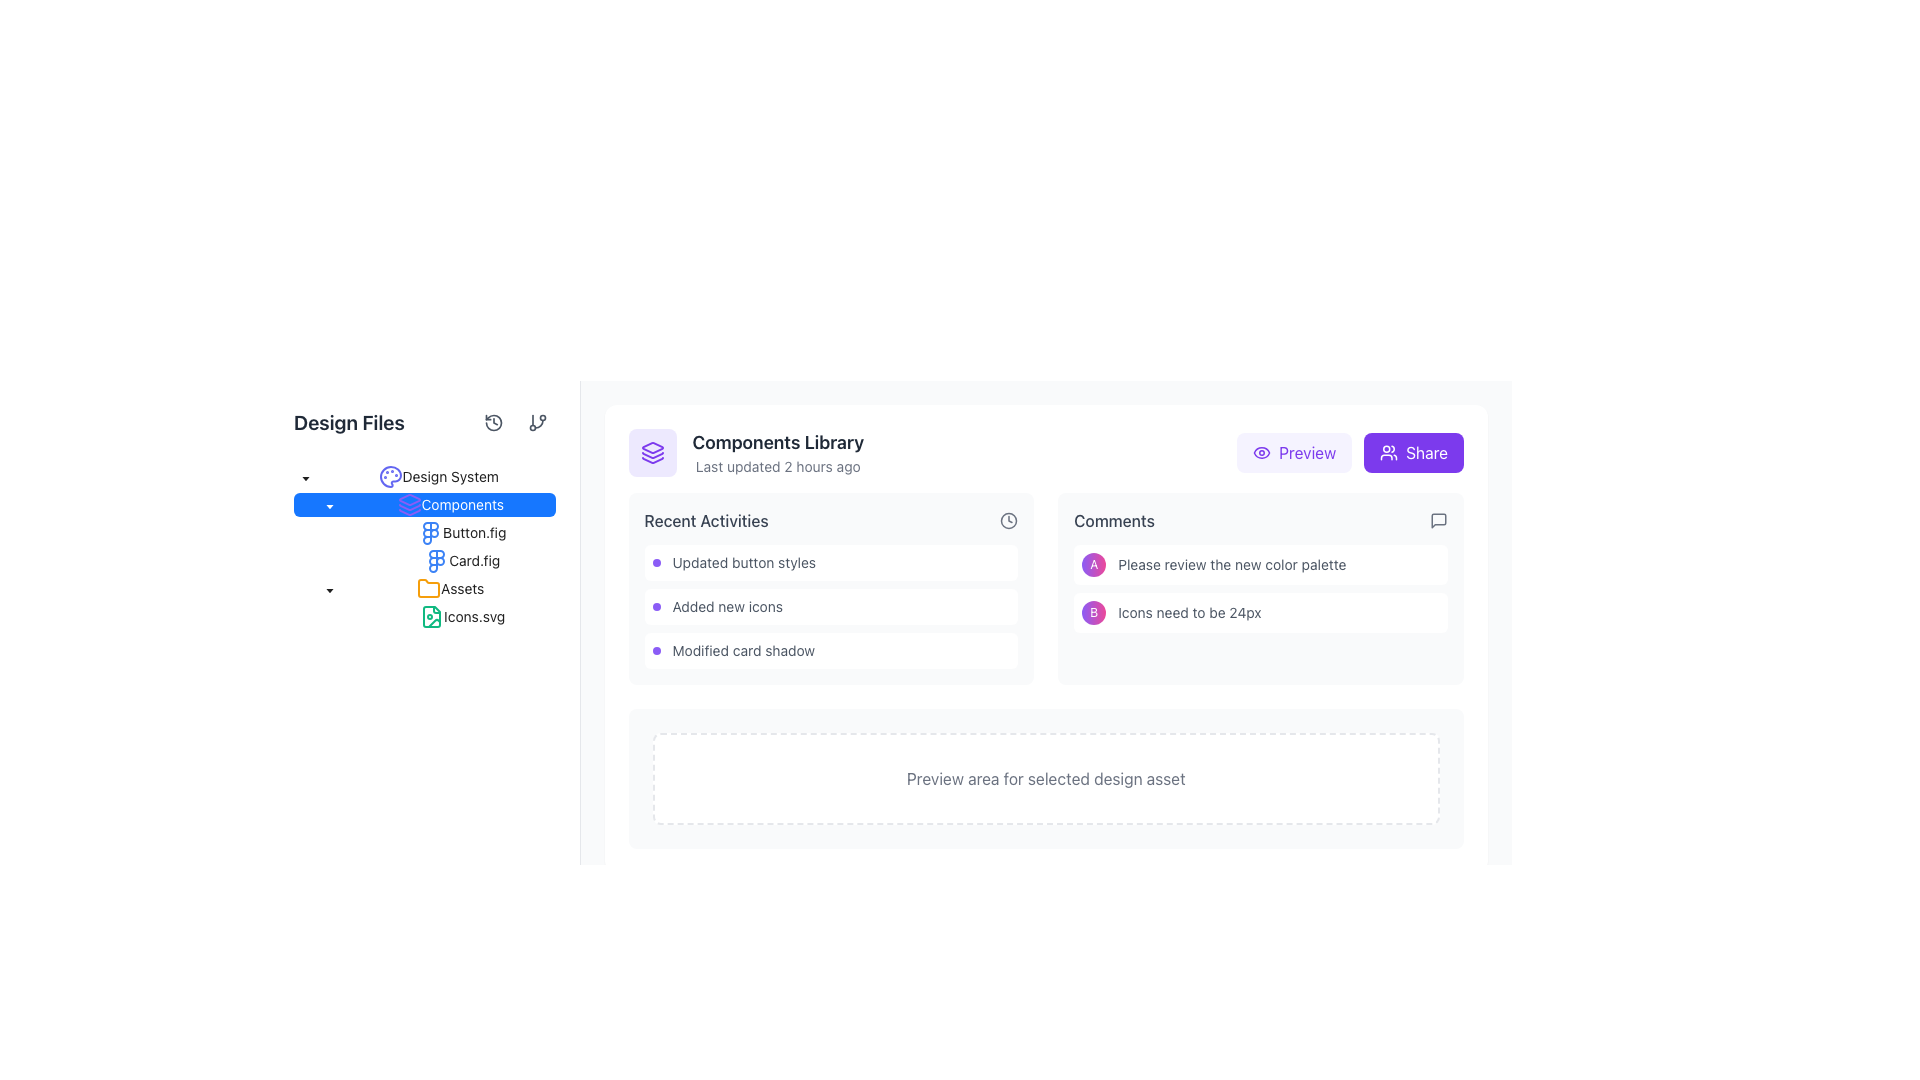  I want to click on the violet-styled stacked layers icon located at the top-center of the violet-highlighted rectangular area, so click(652, 452).